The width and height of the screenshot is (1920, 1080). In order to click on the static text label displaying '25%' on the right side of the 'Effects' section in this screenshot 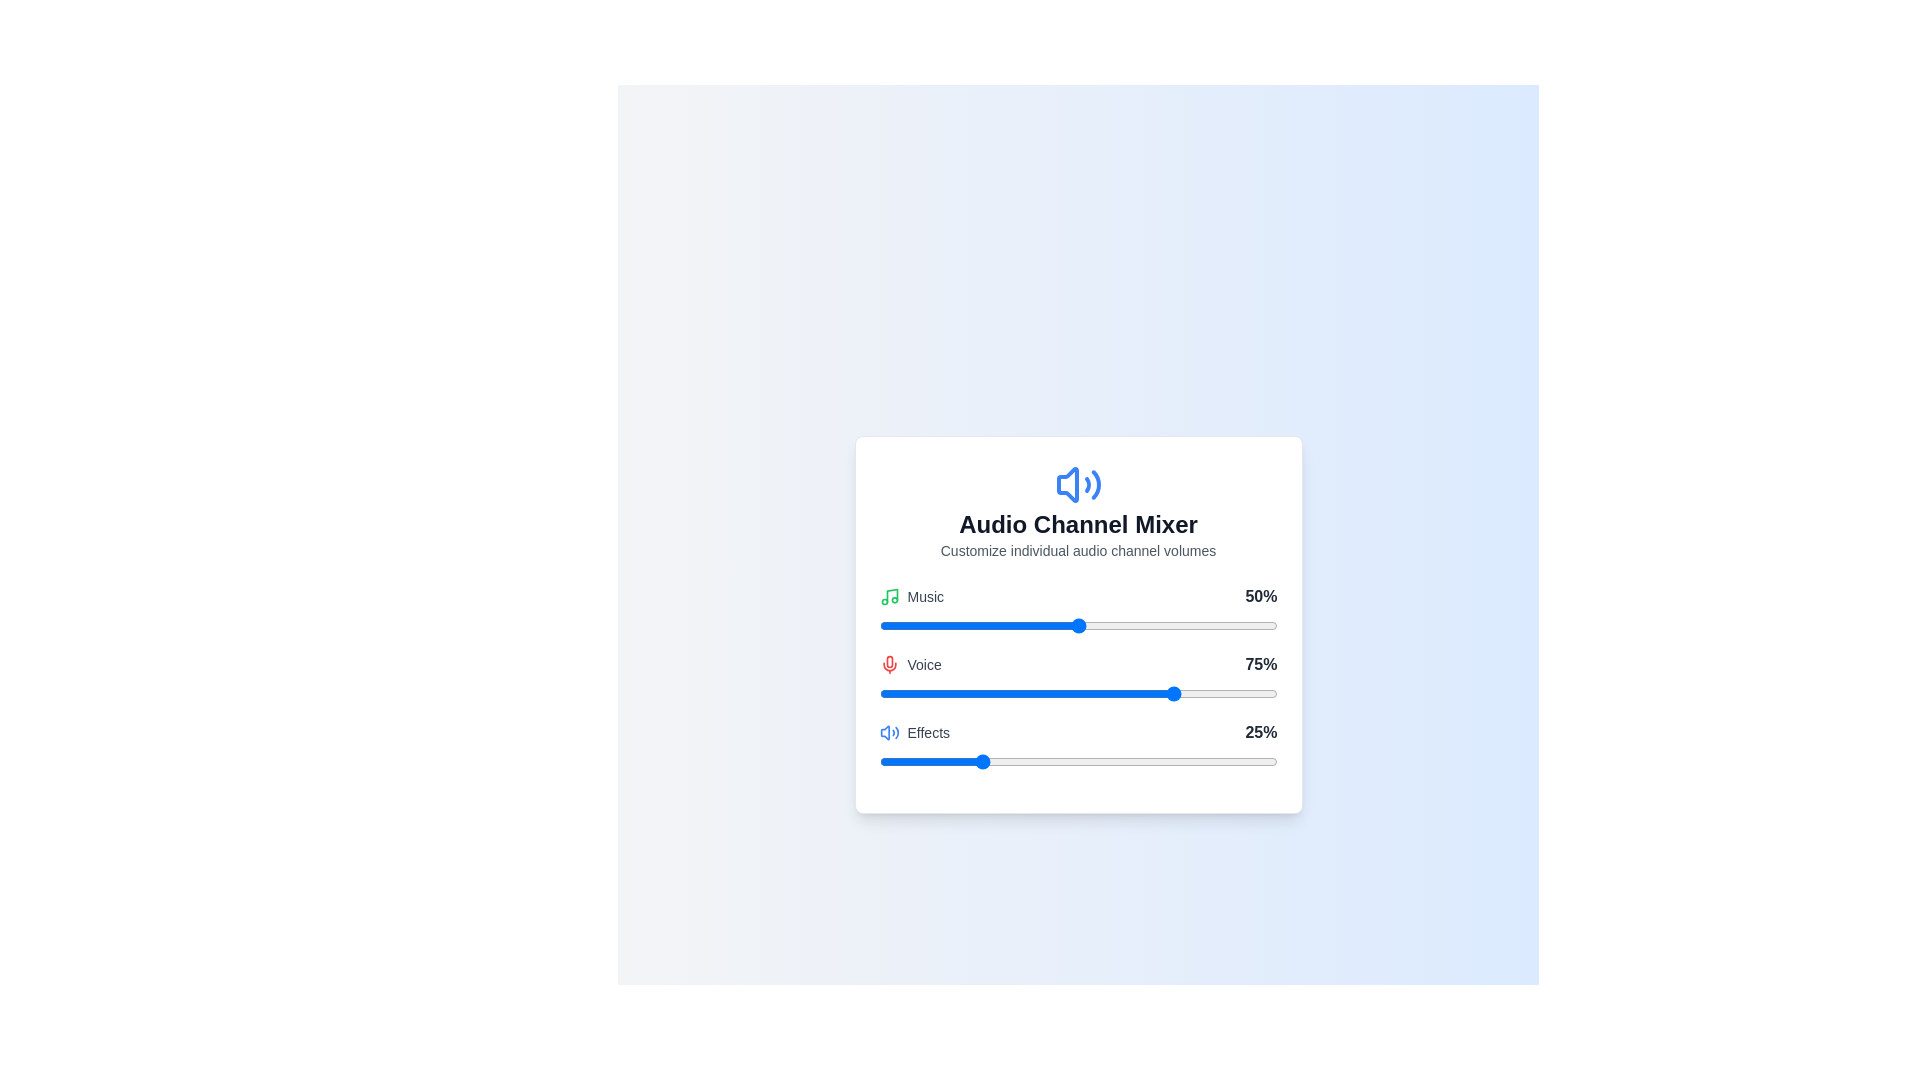, I will do `click(1260, 732)`.